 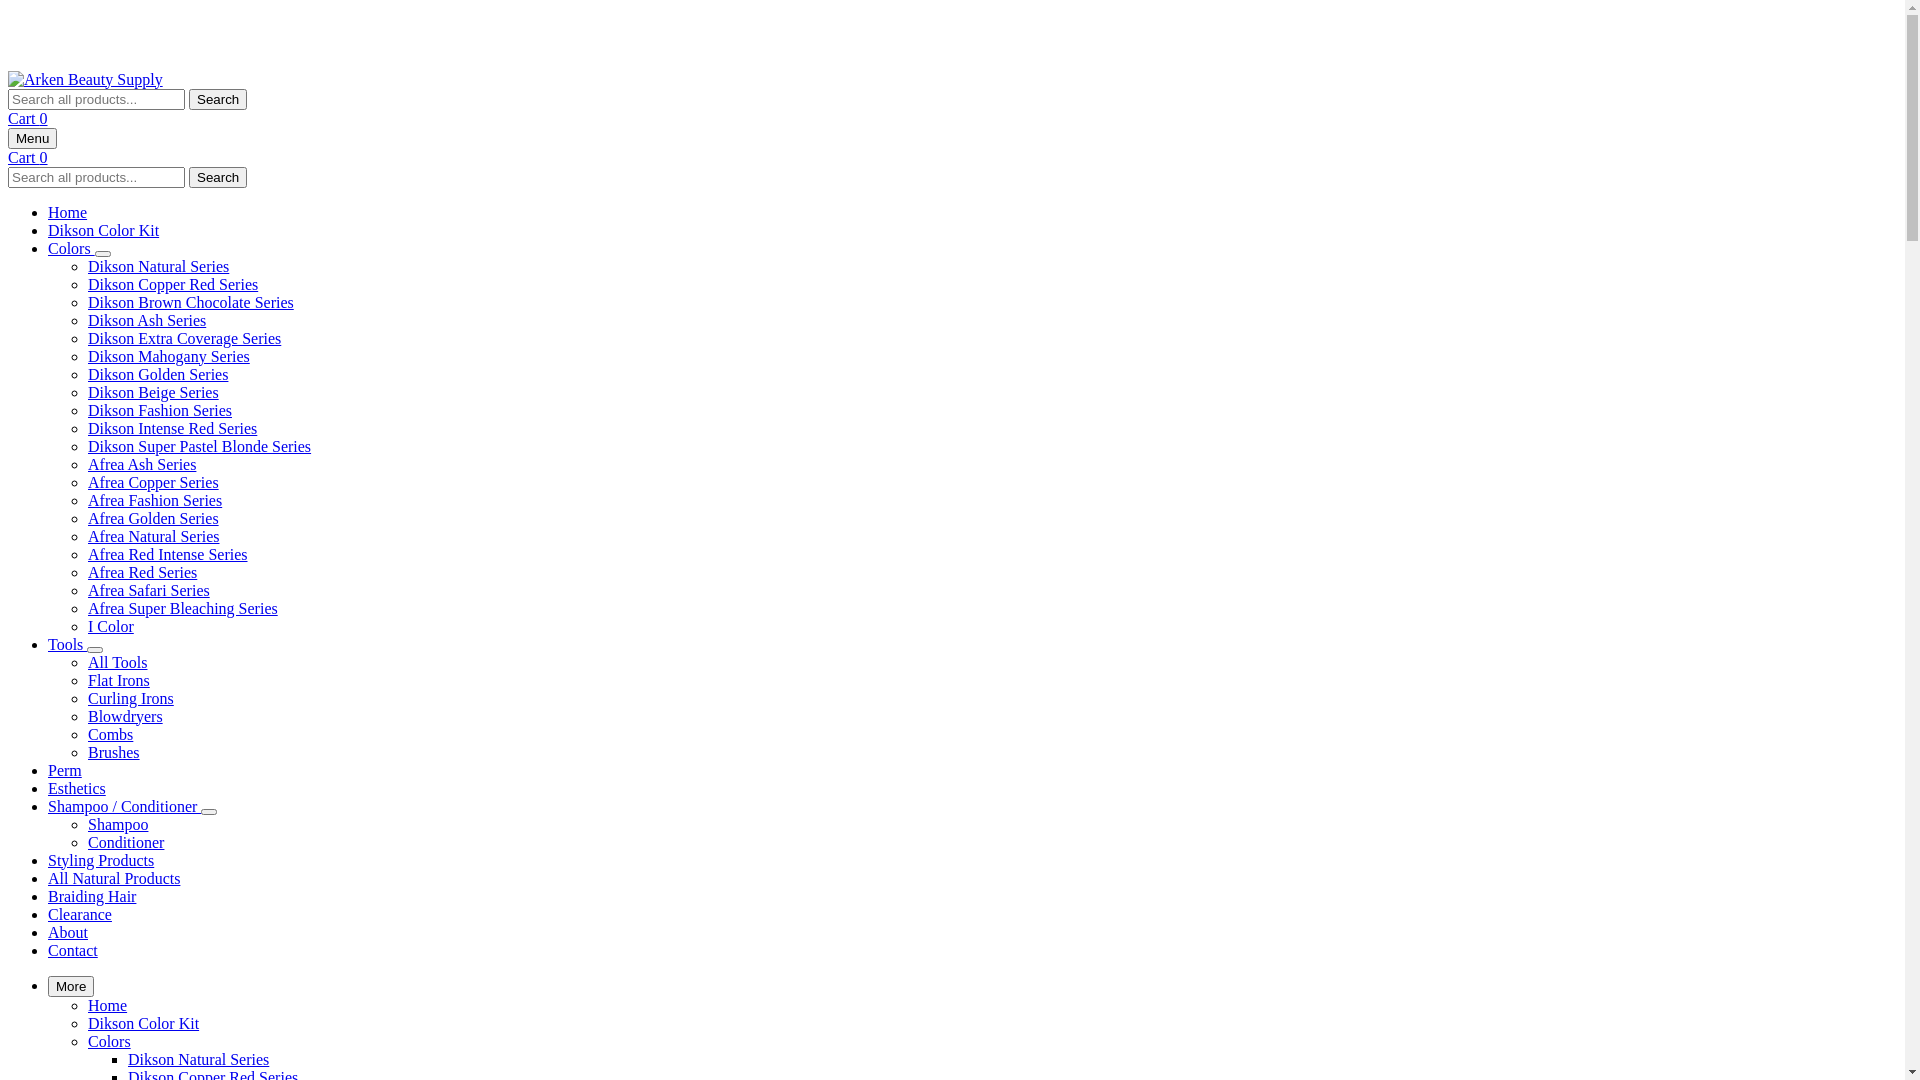 I want to click on 'Dikson Intense Red Series', so click(x=172, y=427).